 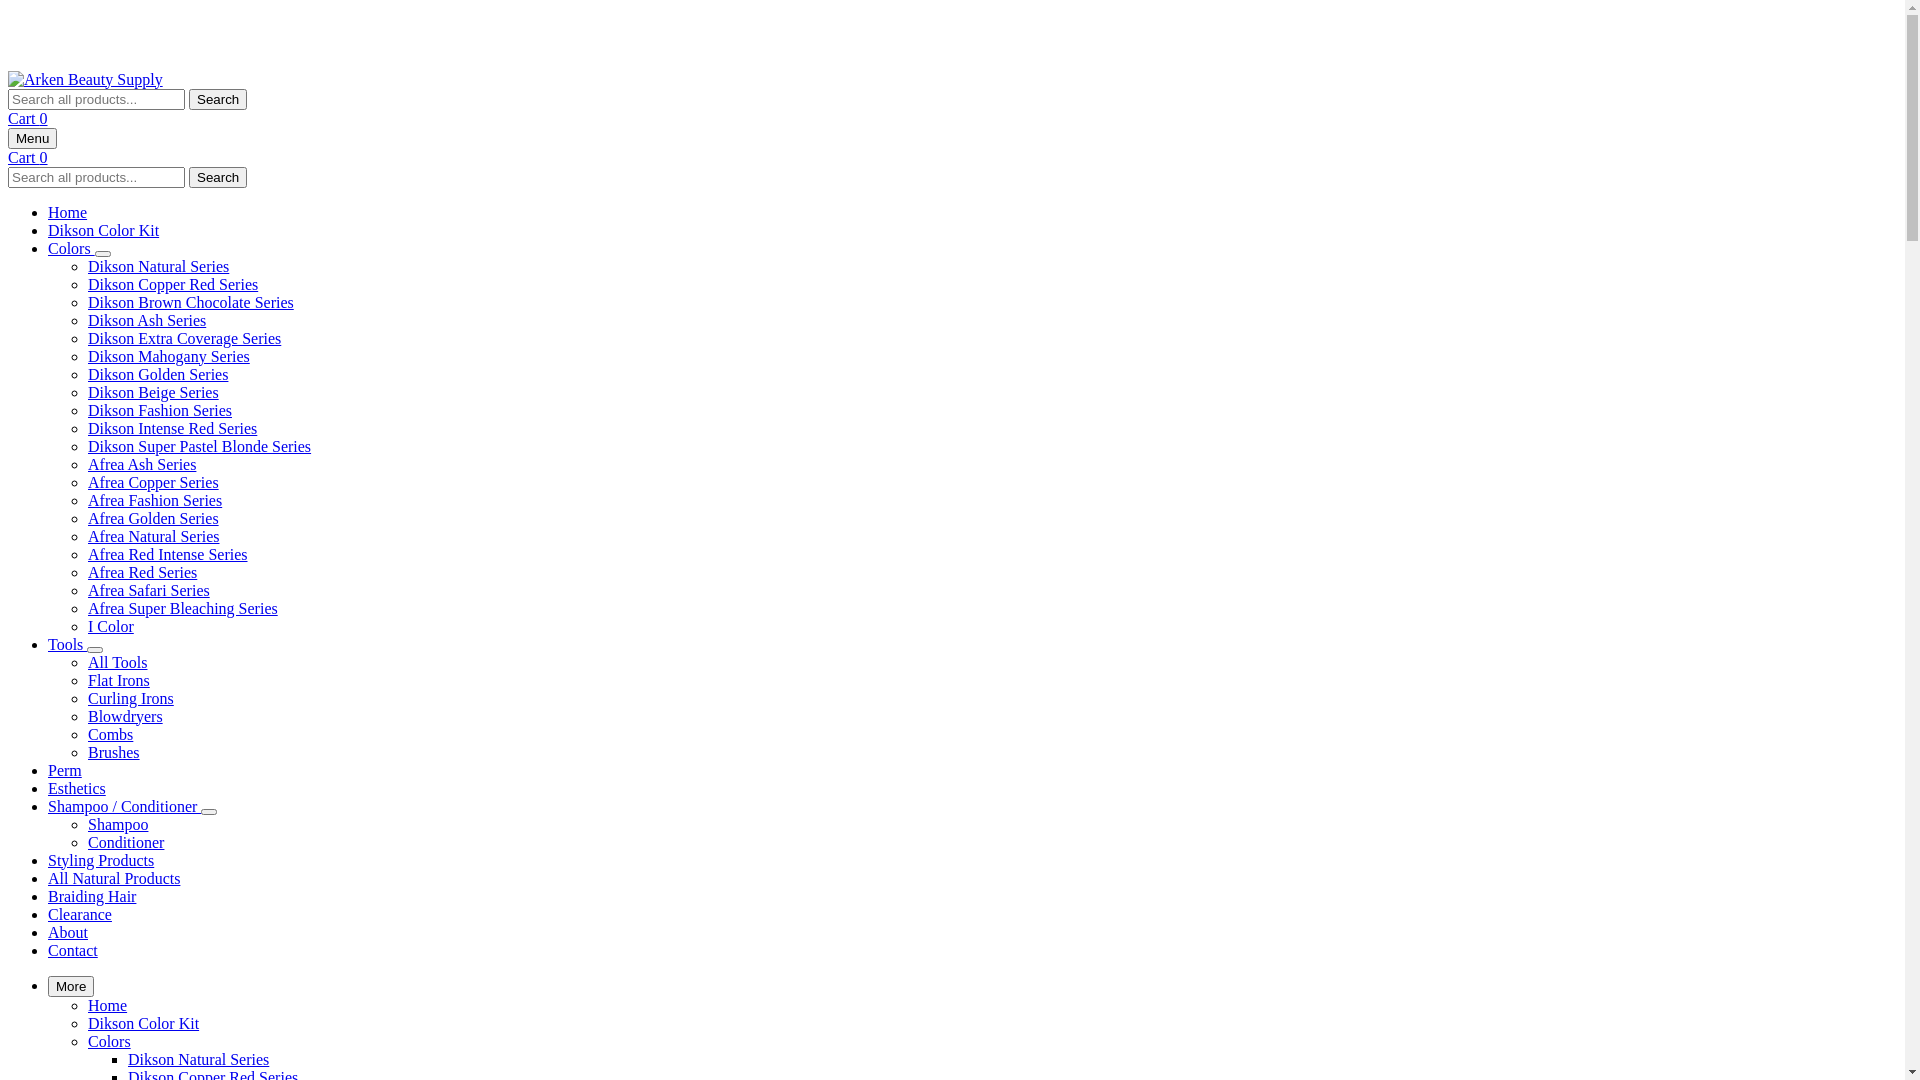 I want to click on 'Dikson Intense Red Series', so click(x=172, y=427).